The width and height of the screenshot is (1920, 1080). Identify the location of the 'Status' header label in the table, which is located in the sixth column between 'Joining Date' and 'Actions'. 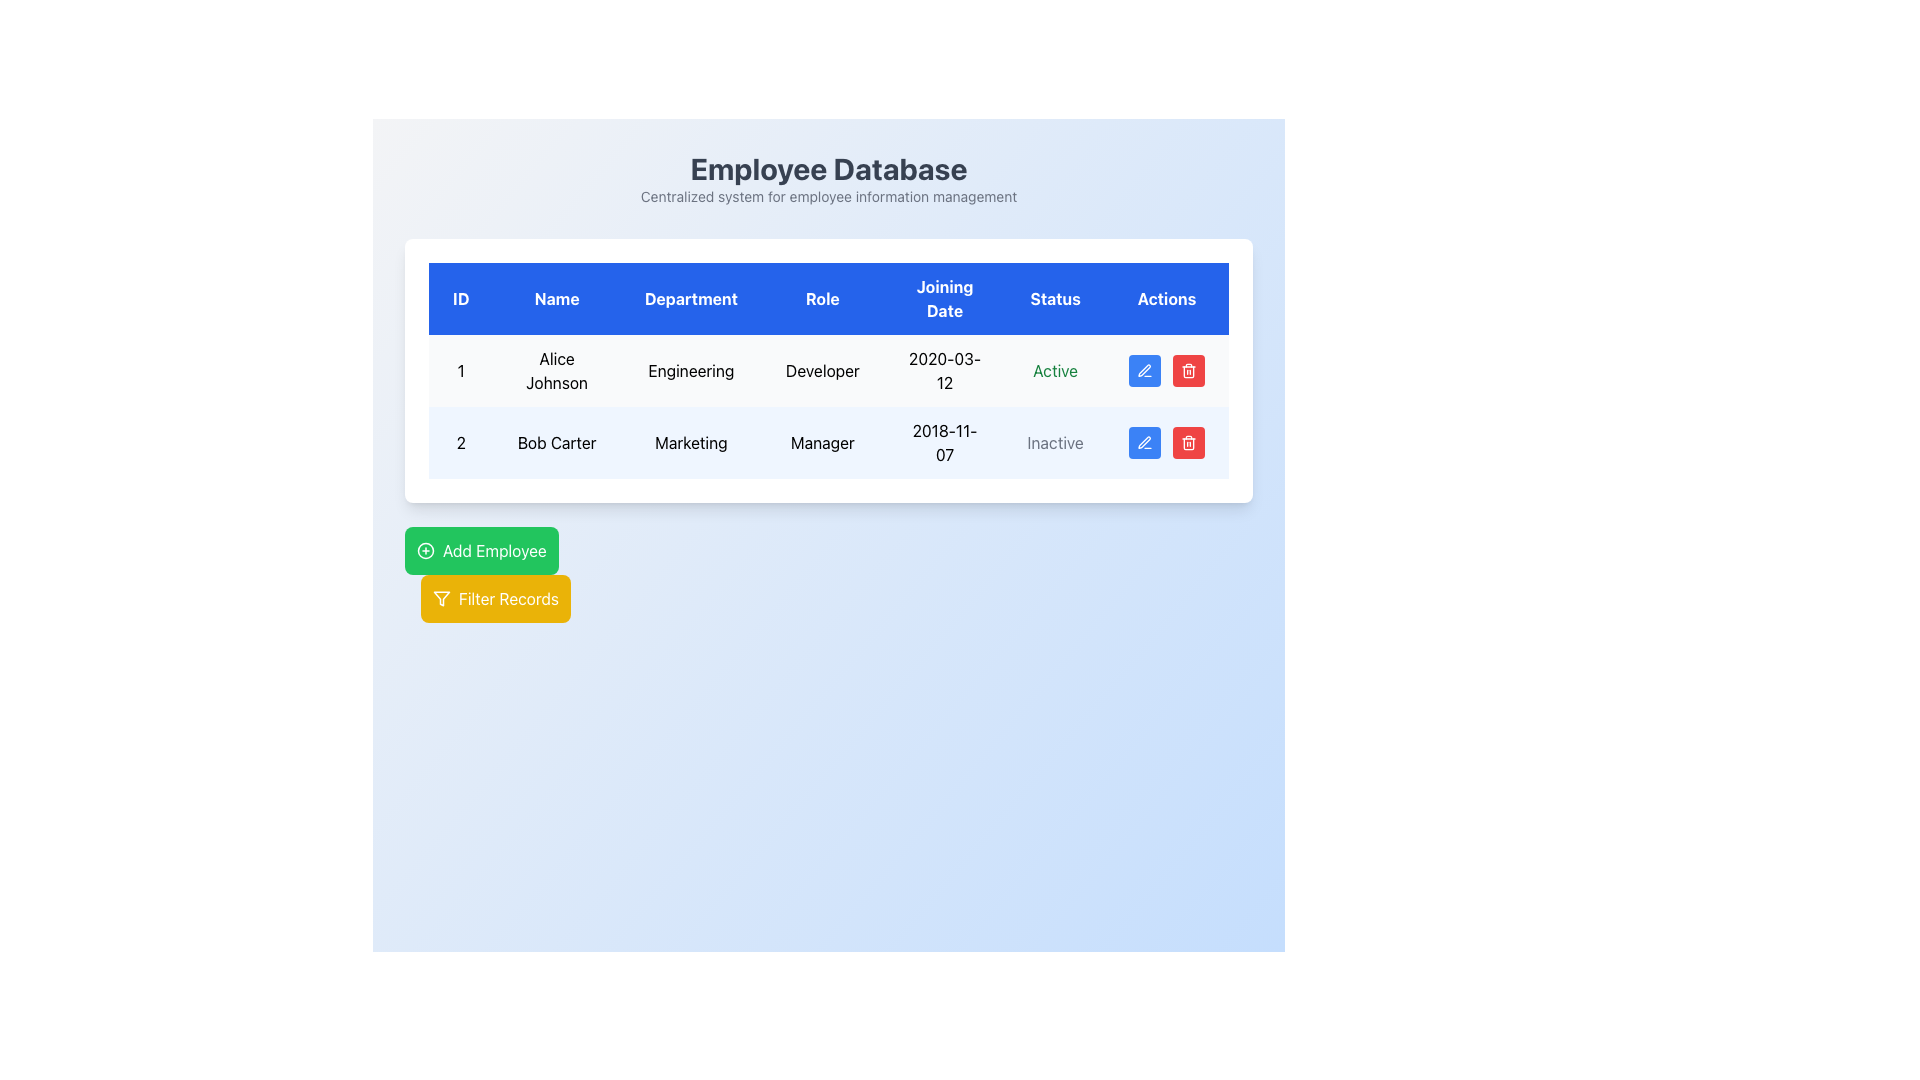
(1054, 299).